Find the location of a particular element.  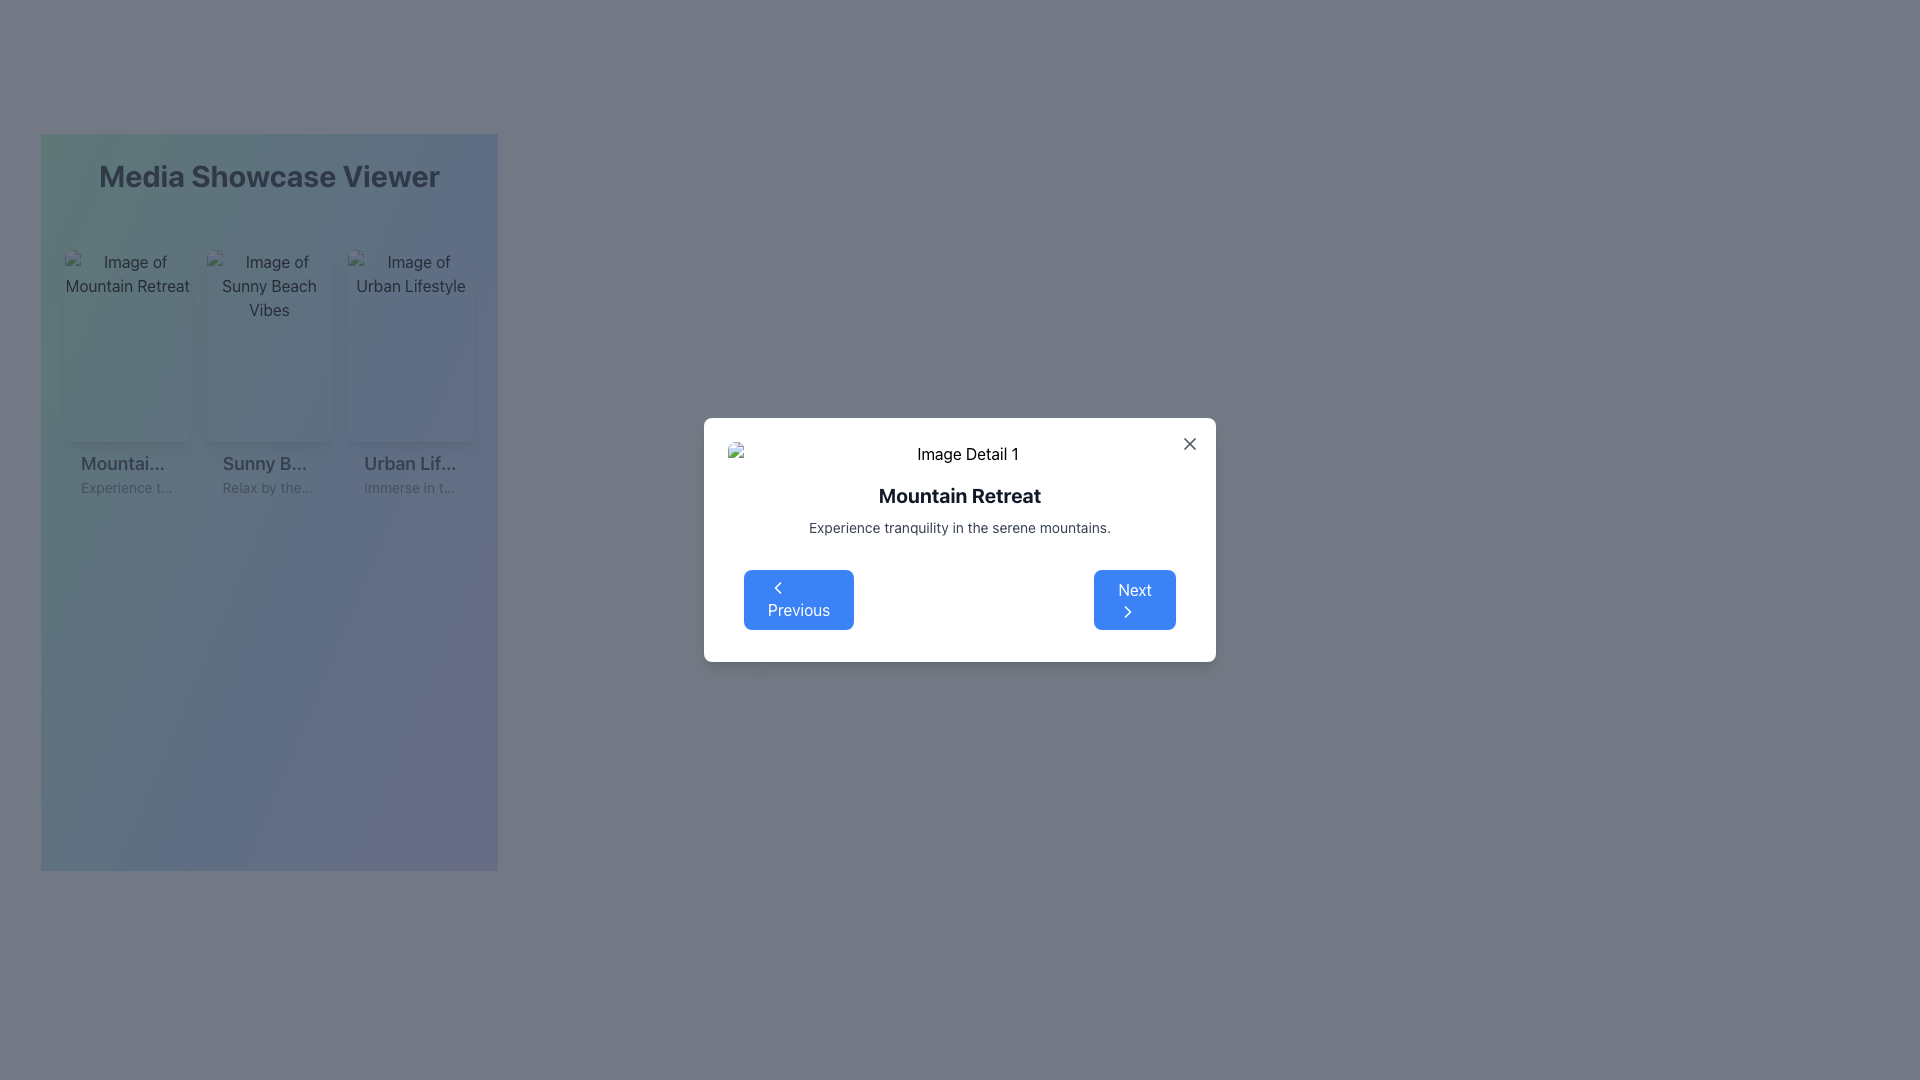

the interactive card for 'Sunny Beach Vibes' located in the Media Showcase Viewer is located at coordinates (268, 378).